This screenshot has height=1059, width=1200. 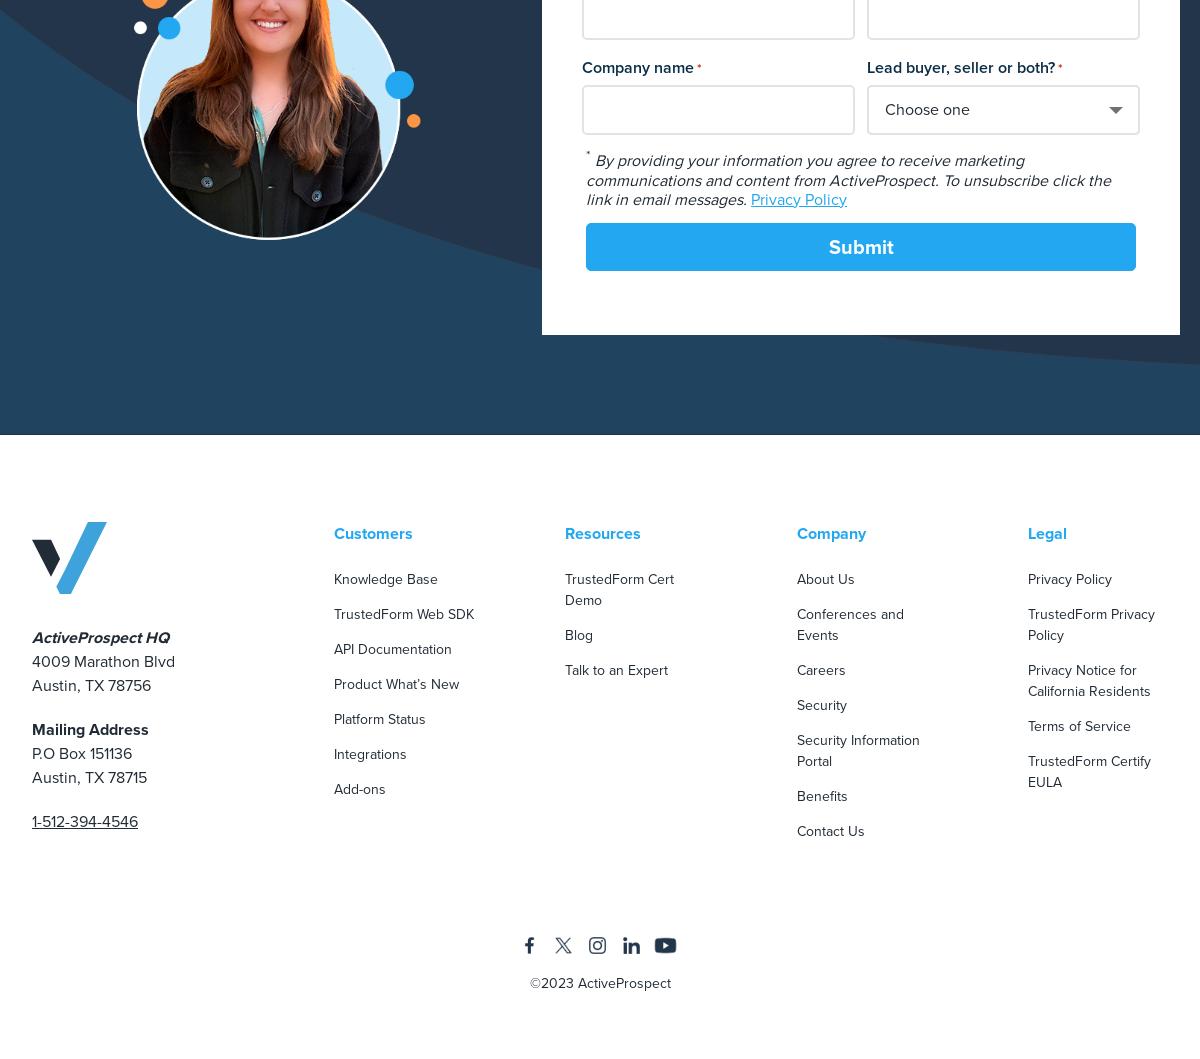 What do you see at coordinates (926, 107) in the screenshot?
I see `'Choose one'` at bounding box center [926, 107].